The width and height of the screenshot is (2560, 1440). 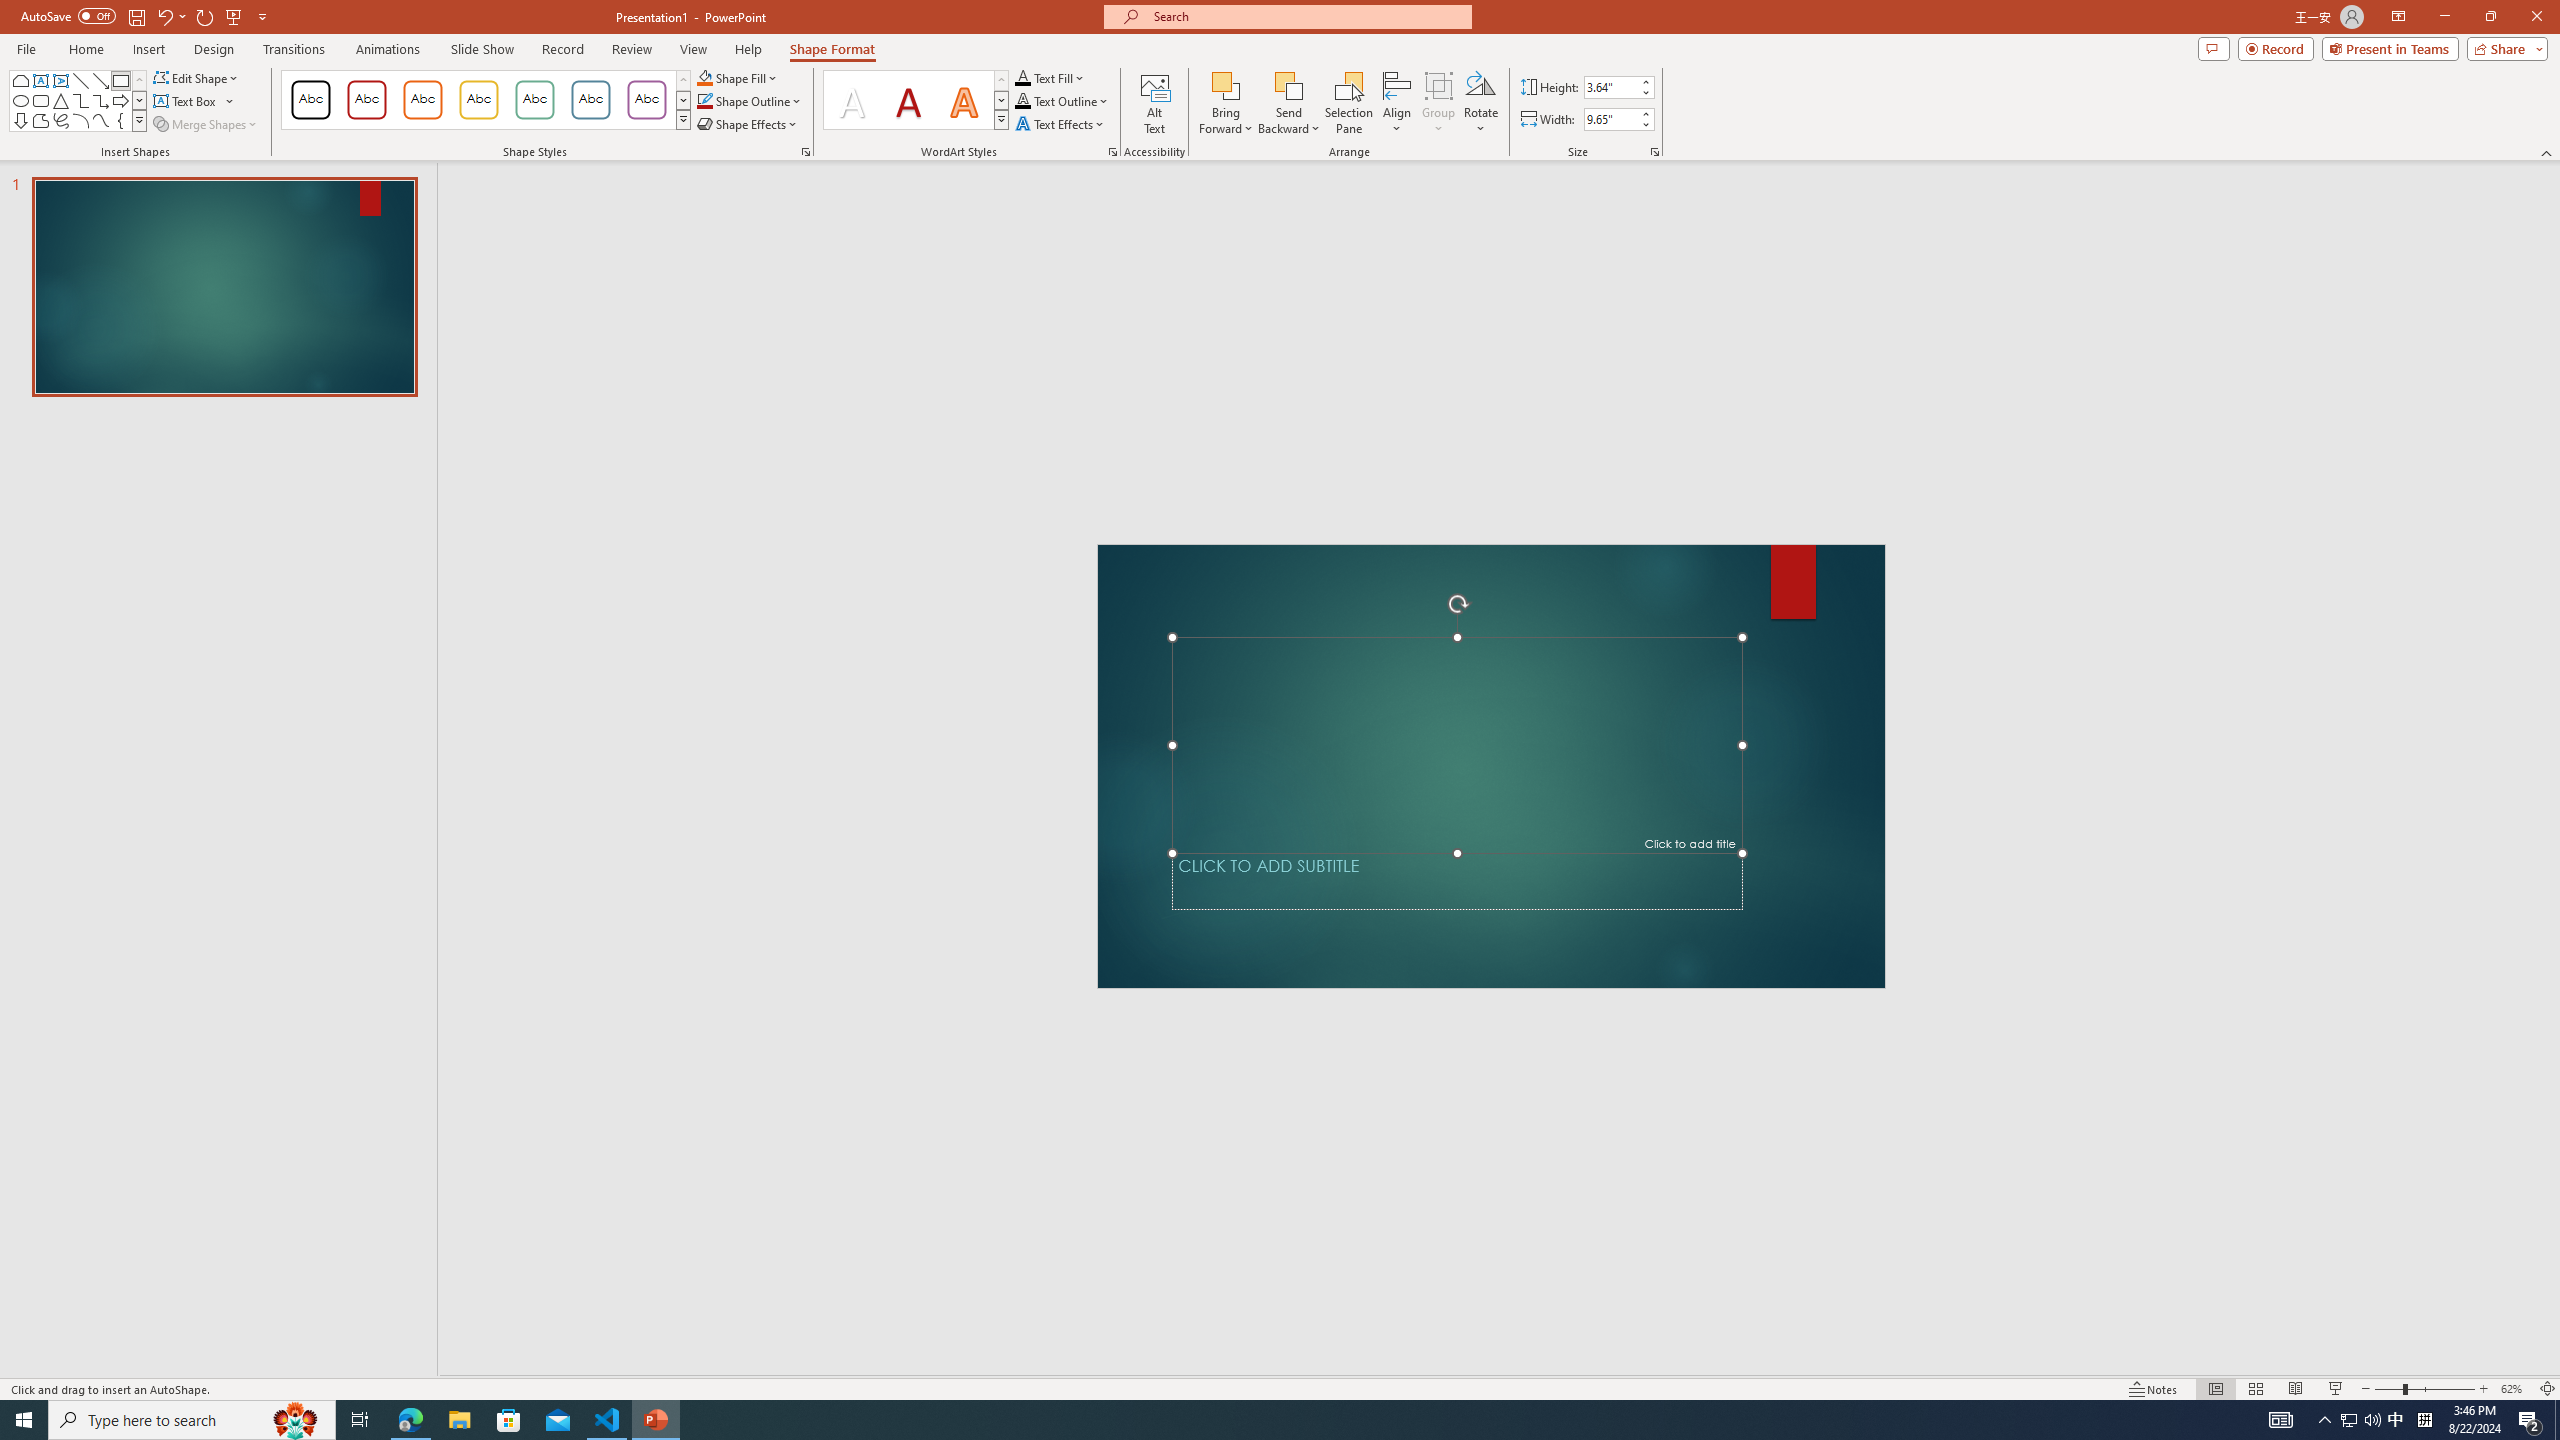 I want to click on 'Text Outline RGB(0, 0, 0)', so click(x=1022, y=99).